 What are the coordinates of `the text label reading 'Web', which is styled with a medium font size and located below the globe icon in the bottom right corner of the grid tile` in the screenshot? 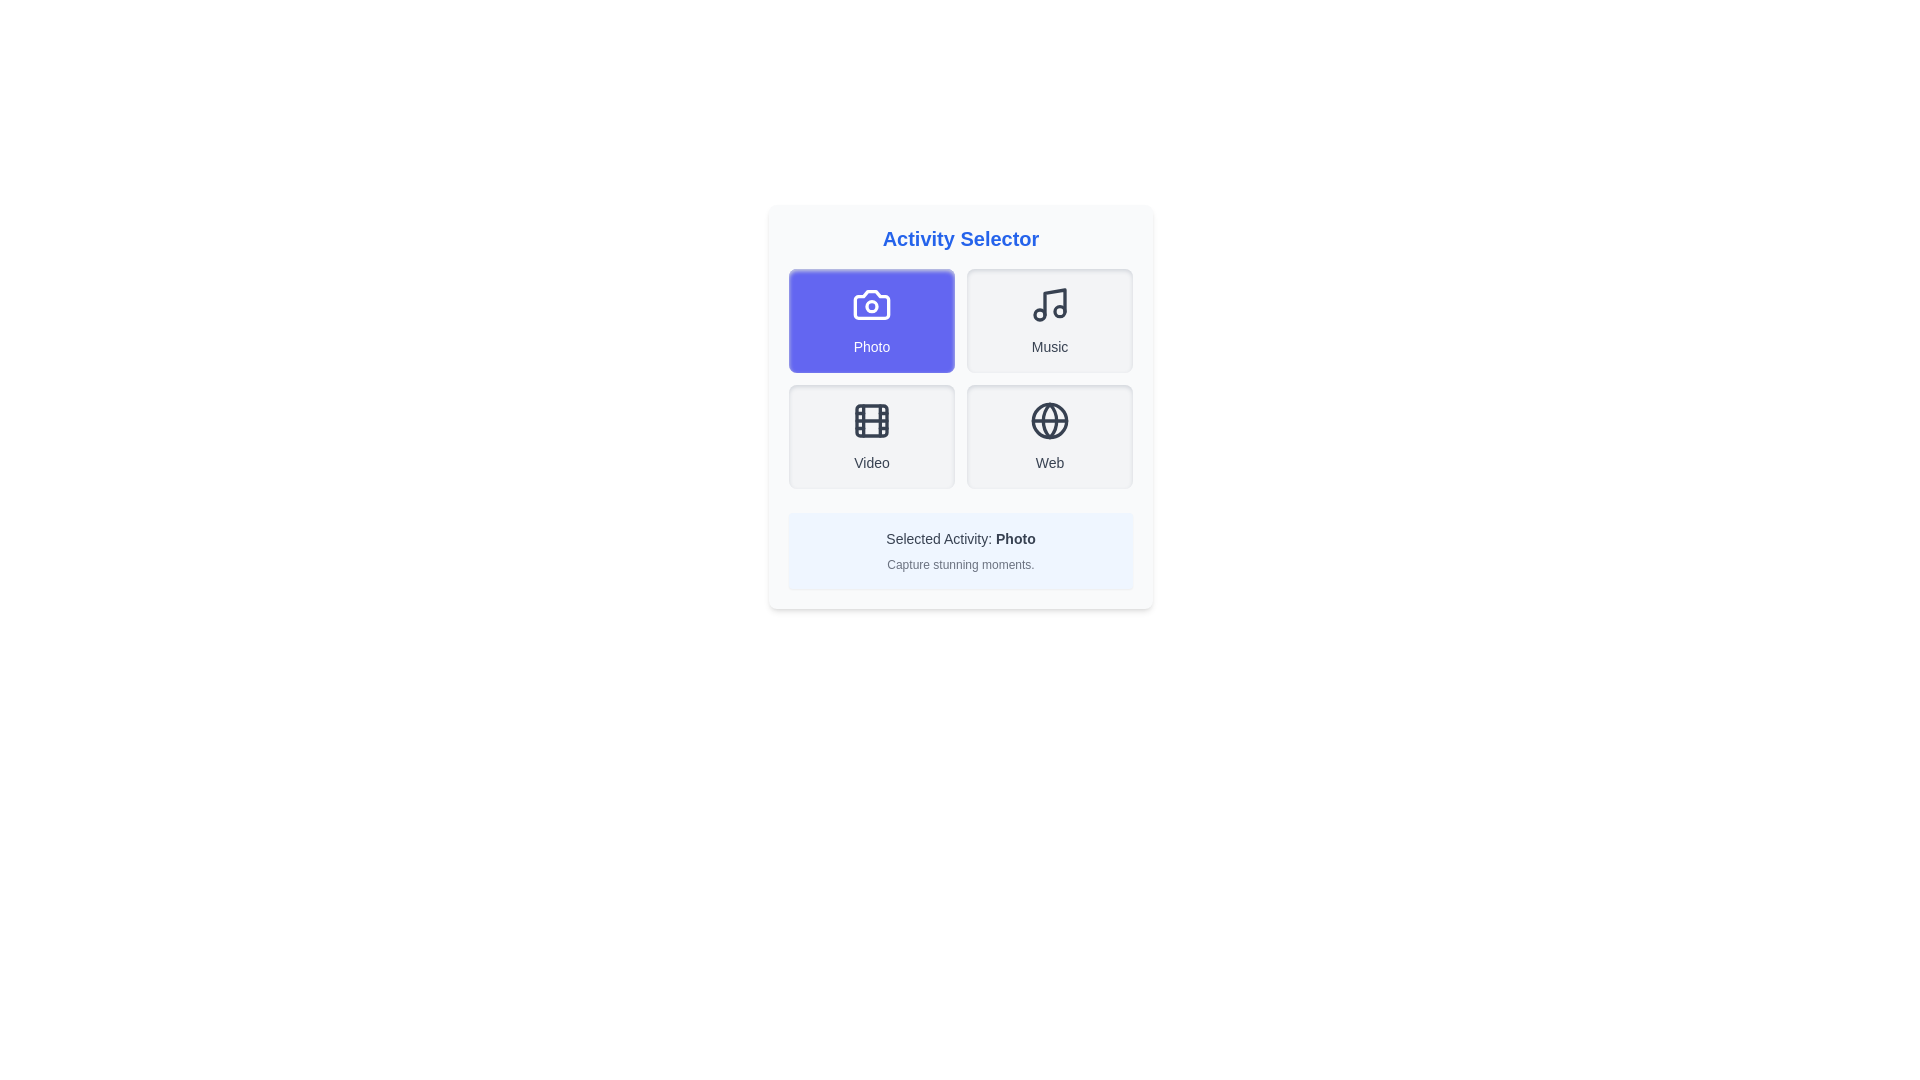 It's located at (1049, 462).